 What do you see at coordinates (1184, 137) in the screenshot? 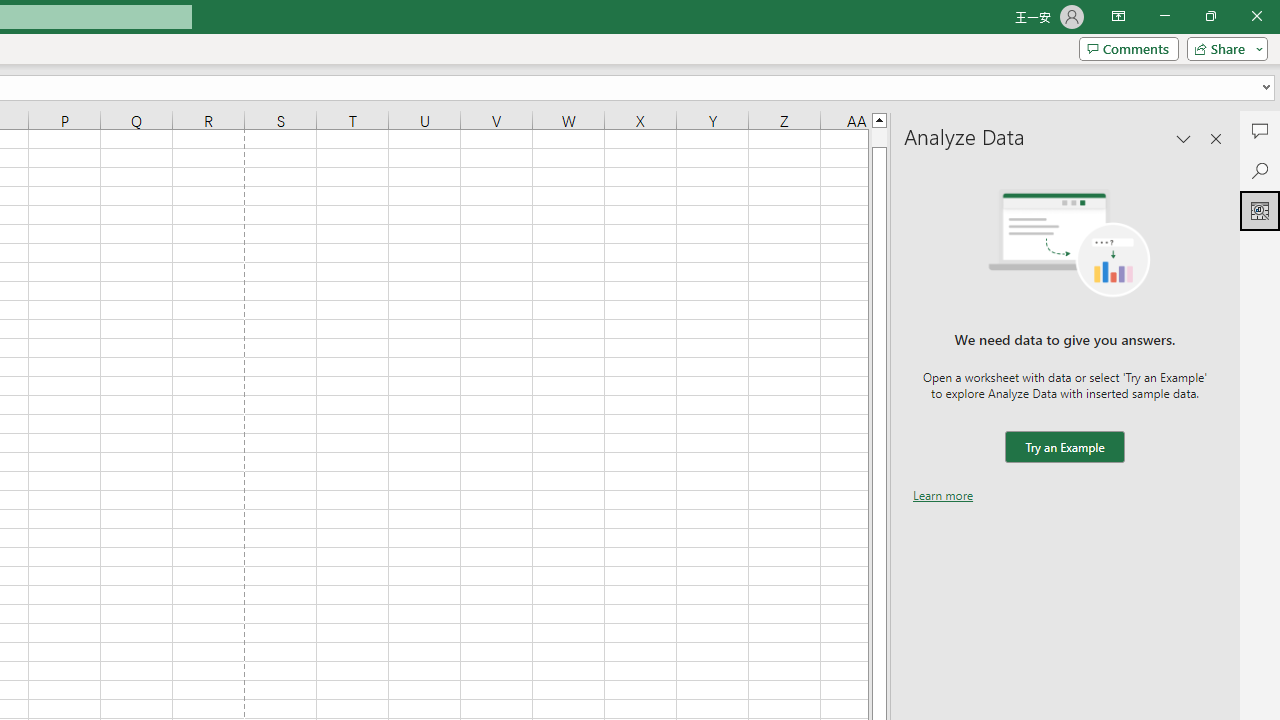
I see `'Task Pane Options'` at bounding box center [1184, 137].